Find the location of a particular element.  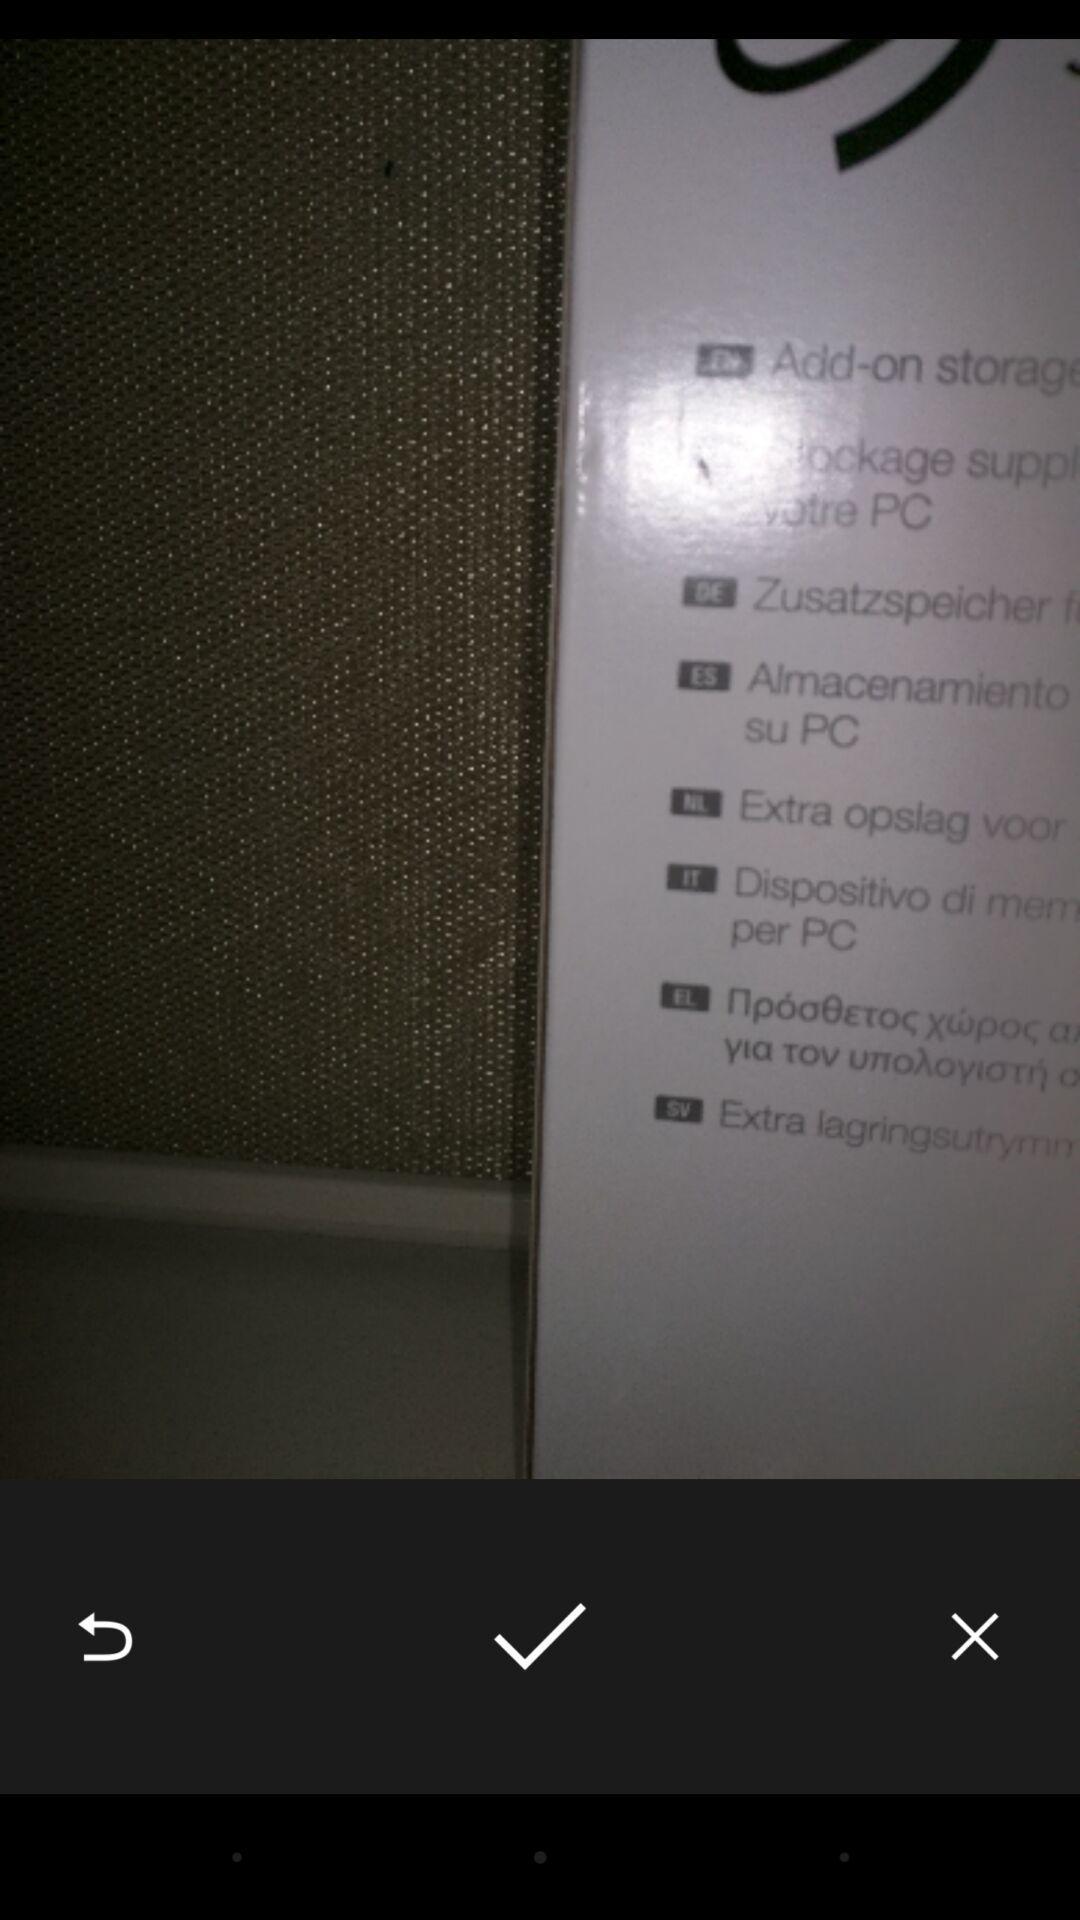

the icon at the bottom left corner is located at coordinates (104, 1636).